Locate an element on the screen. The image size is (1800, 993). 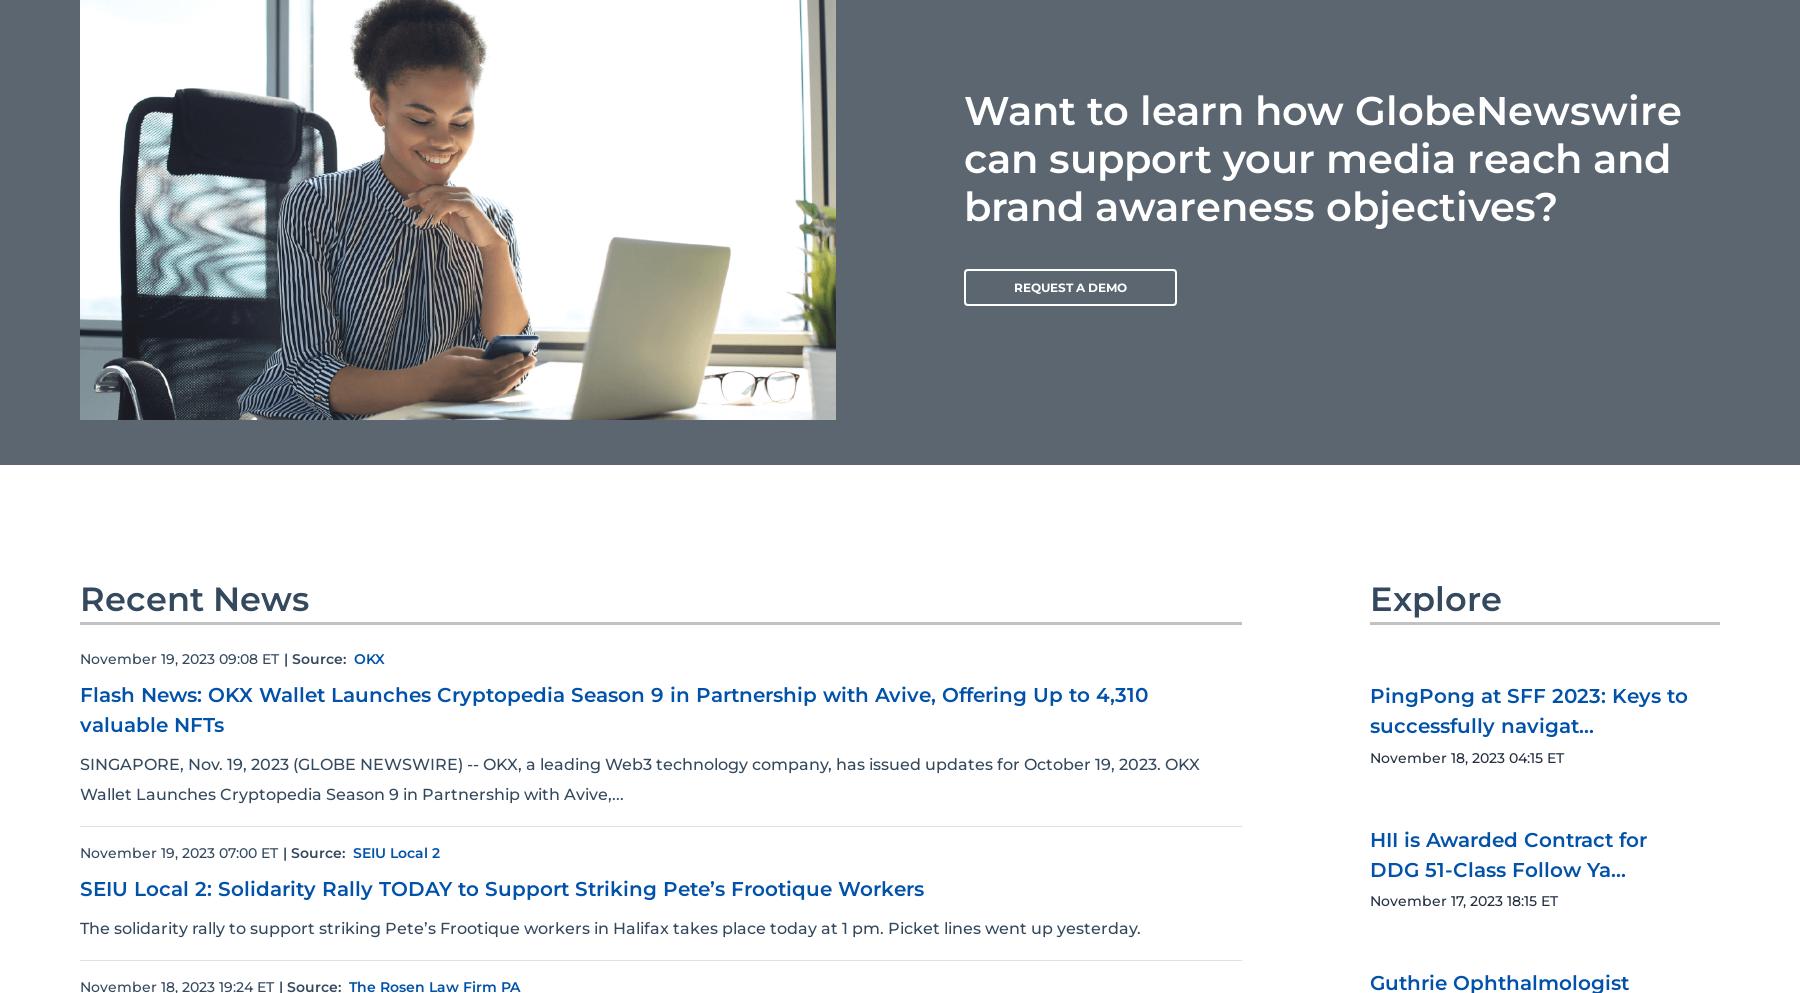
'Flash News: OKX Wallet Launches Cryptopedia Season 9 in Partnership with Avive, Offering Up to 4,310 valuable NFTs' is located at coordinates (613, 708).